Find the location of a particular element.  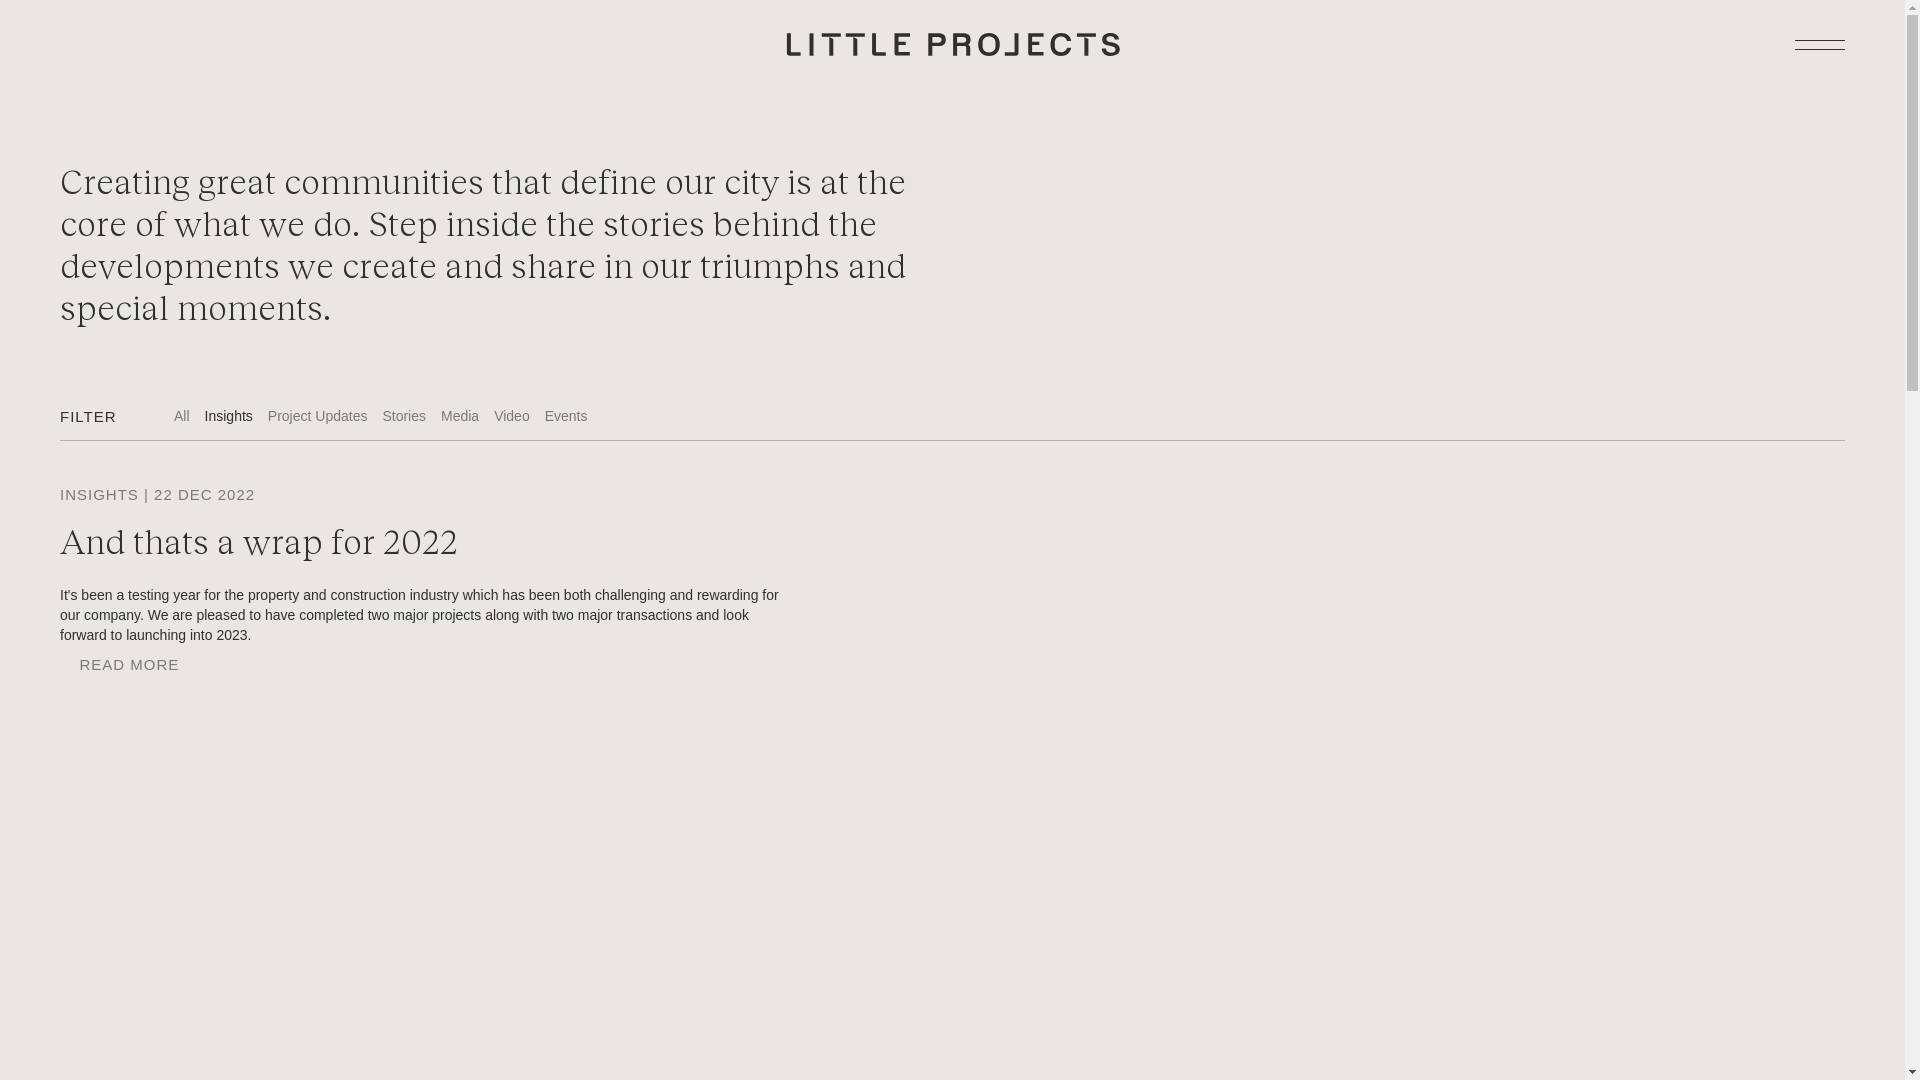

'Facebook' is located at coordinates (59, 947).